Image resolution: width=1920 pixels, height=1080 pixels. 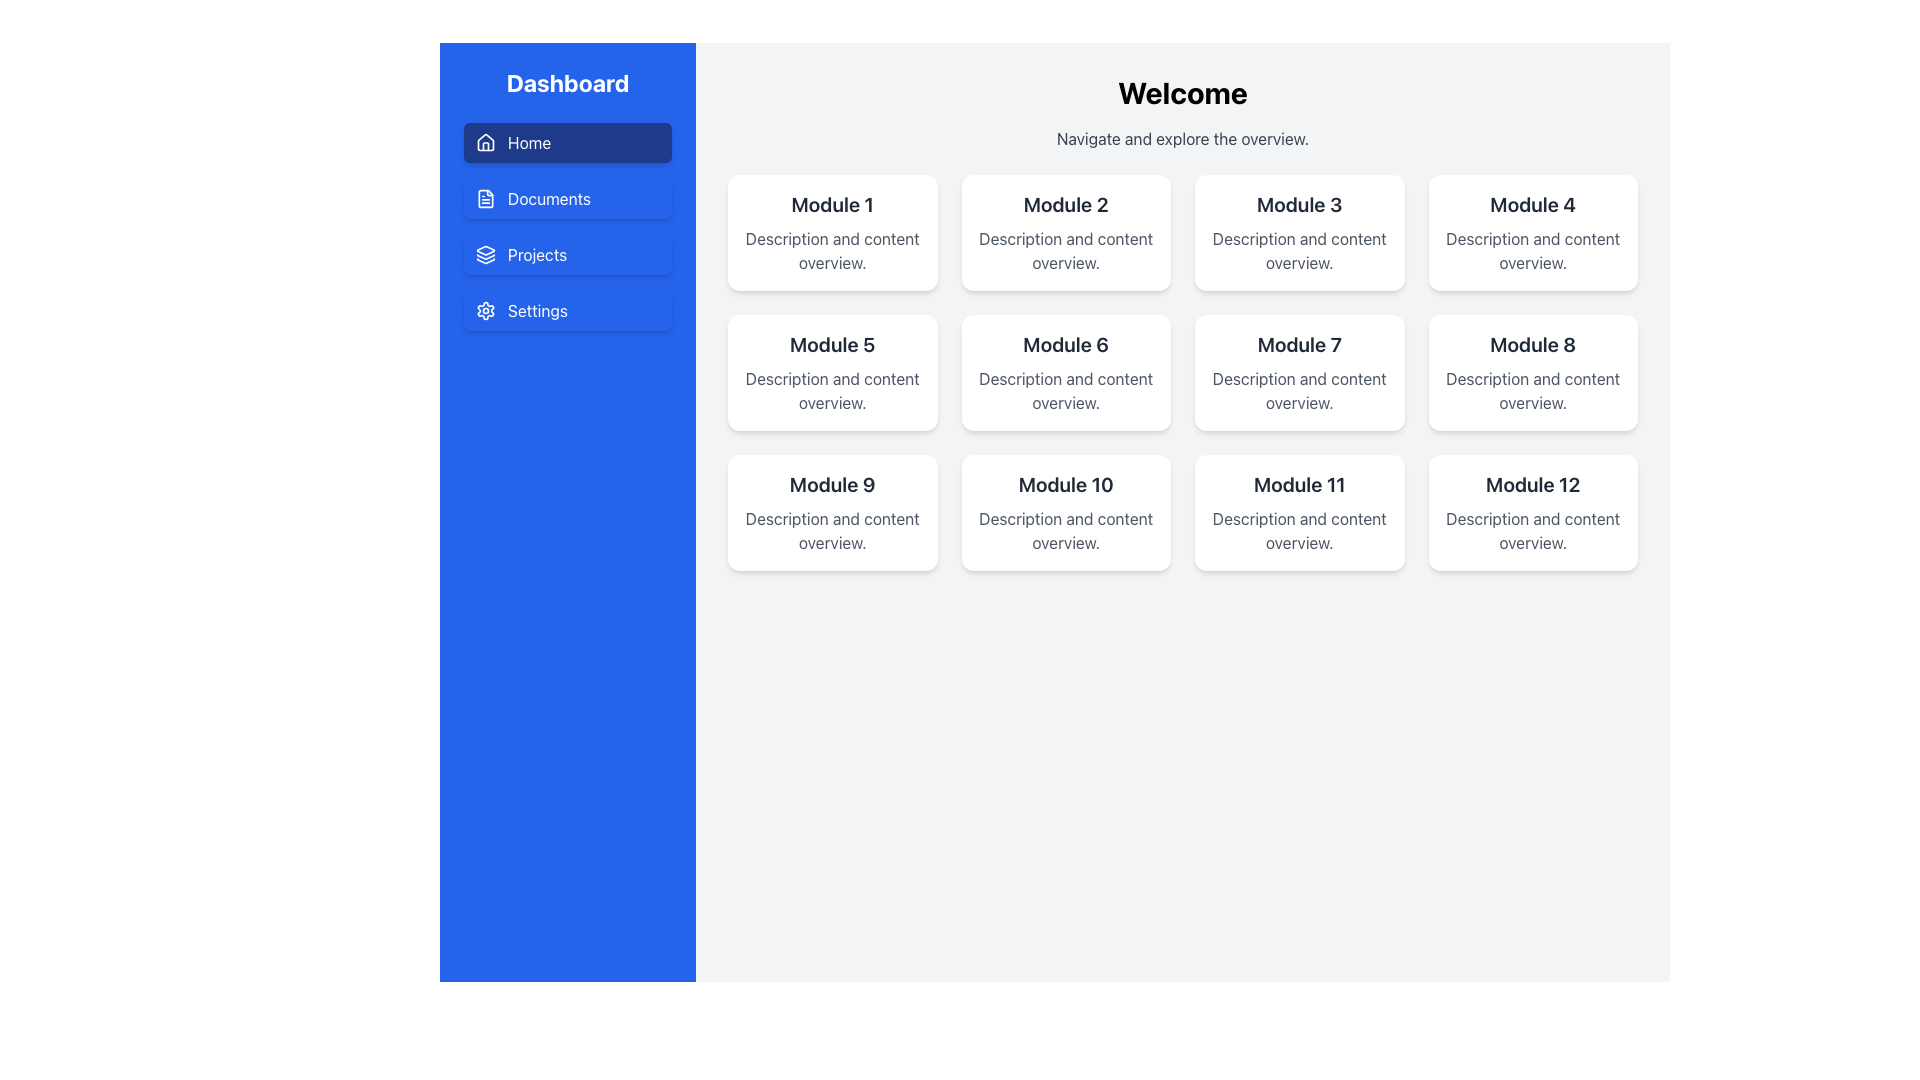 I want to click on the 'Projects' navigation button located third in the vertical menu, directly below 'Documents' and above 'Settings', so click(x=566, y=253).